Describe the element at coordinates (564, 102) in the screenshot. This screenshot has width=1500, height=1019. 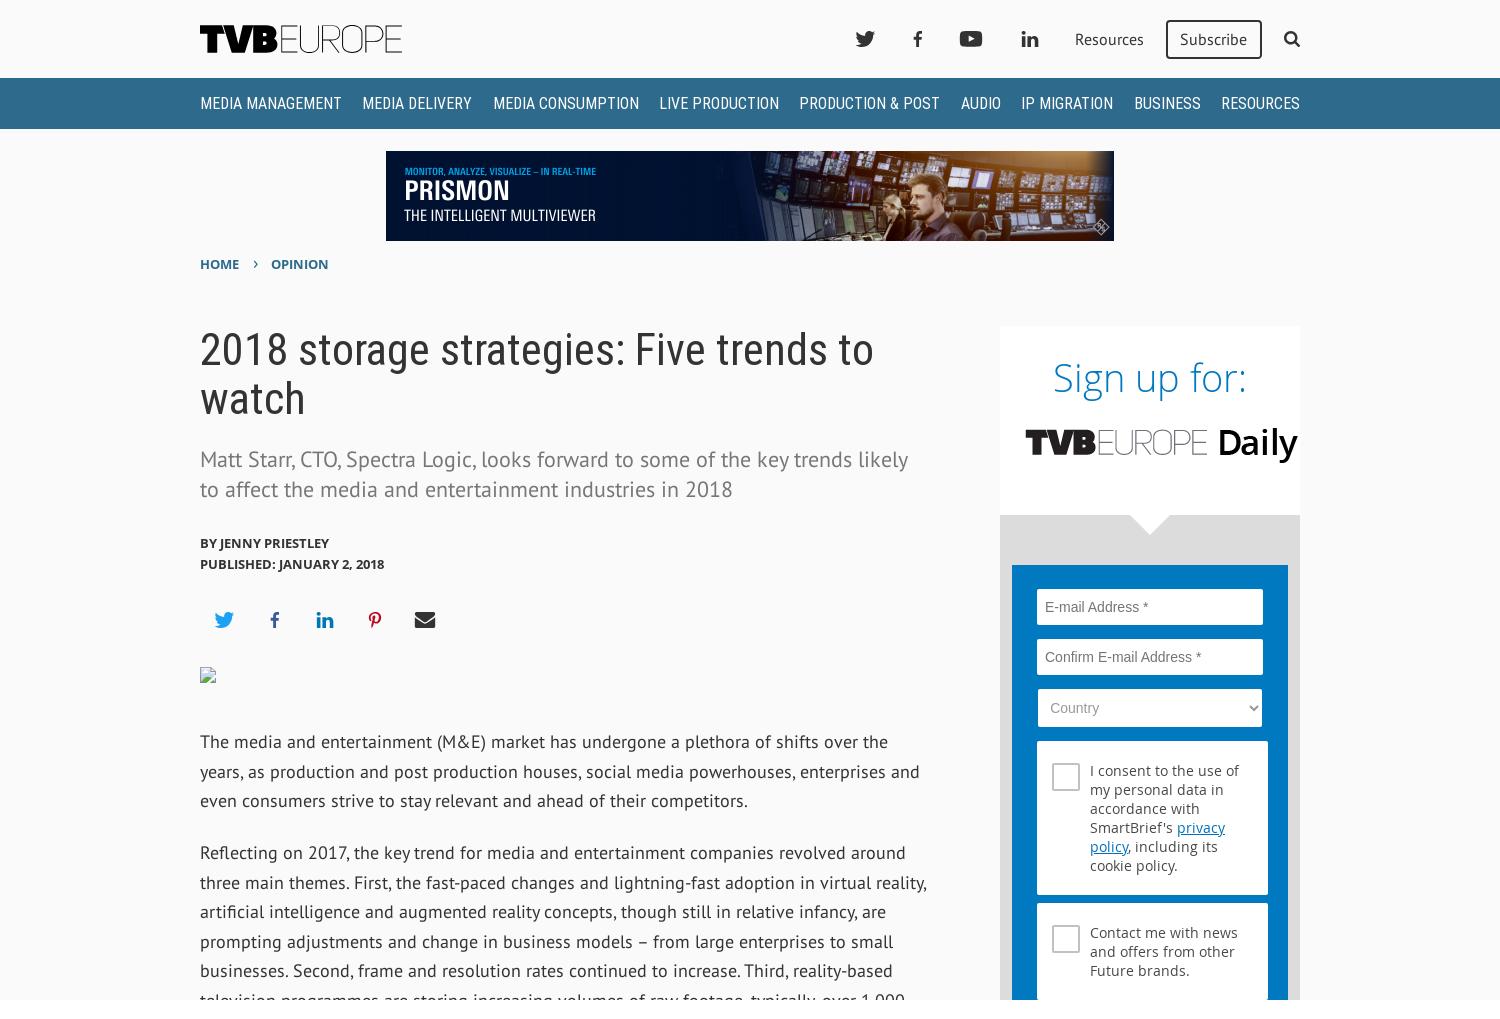
I see `'Media Consumption'` at that location.